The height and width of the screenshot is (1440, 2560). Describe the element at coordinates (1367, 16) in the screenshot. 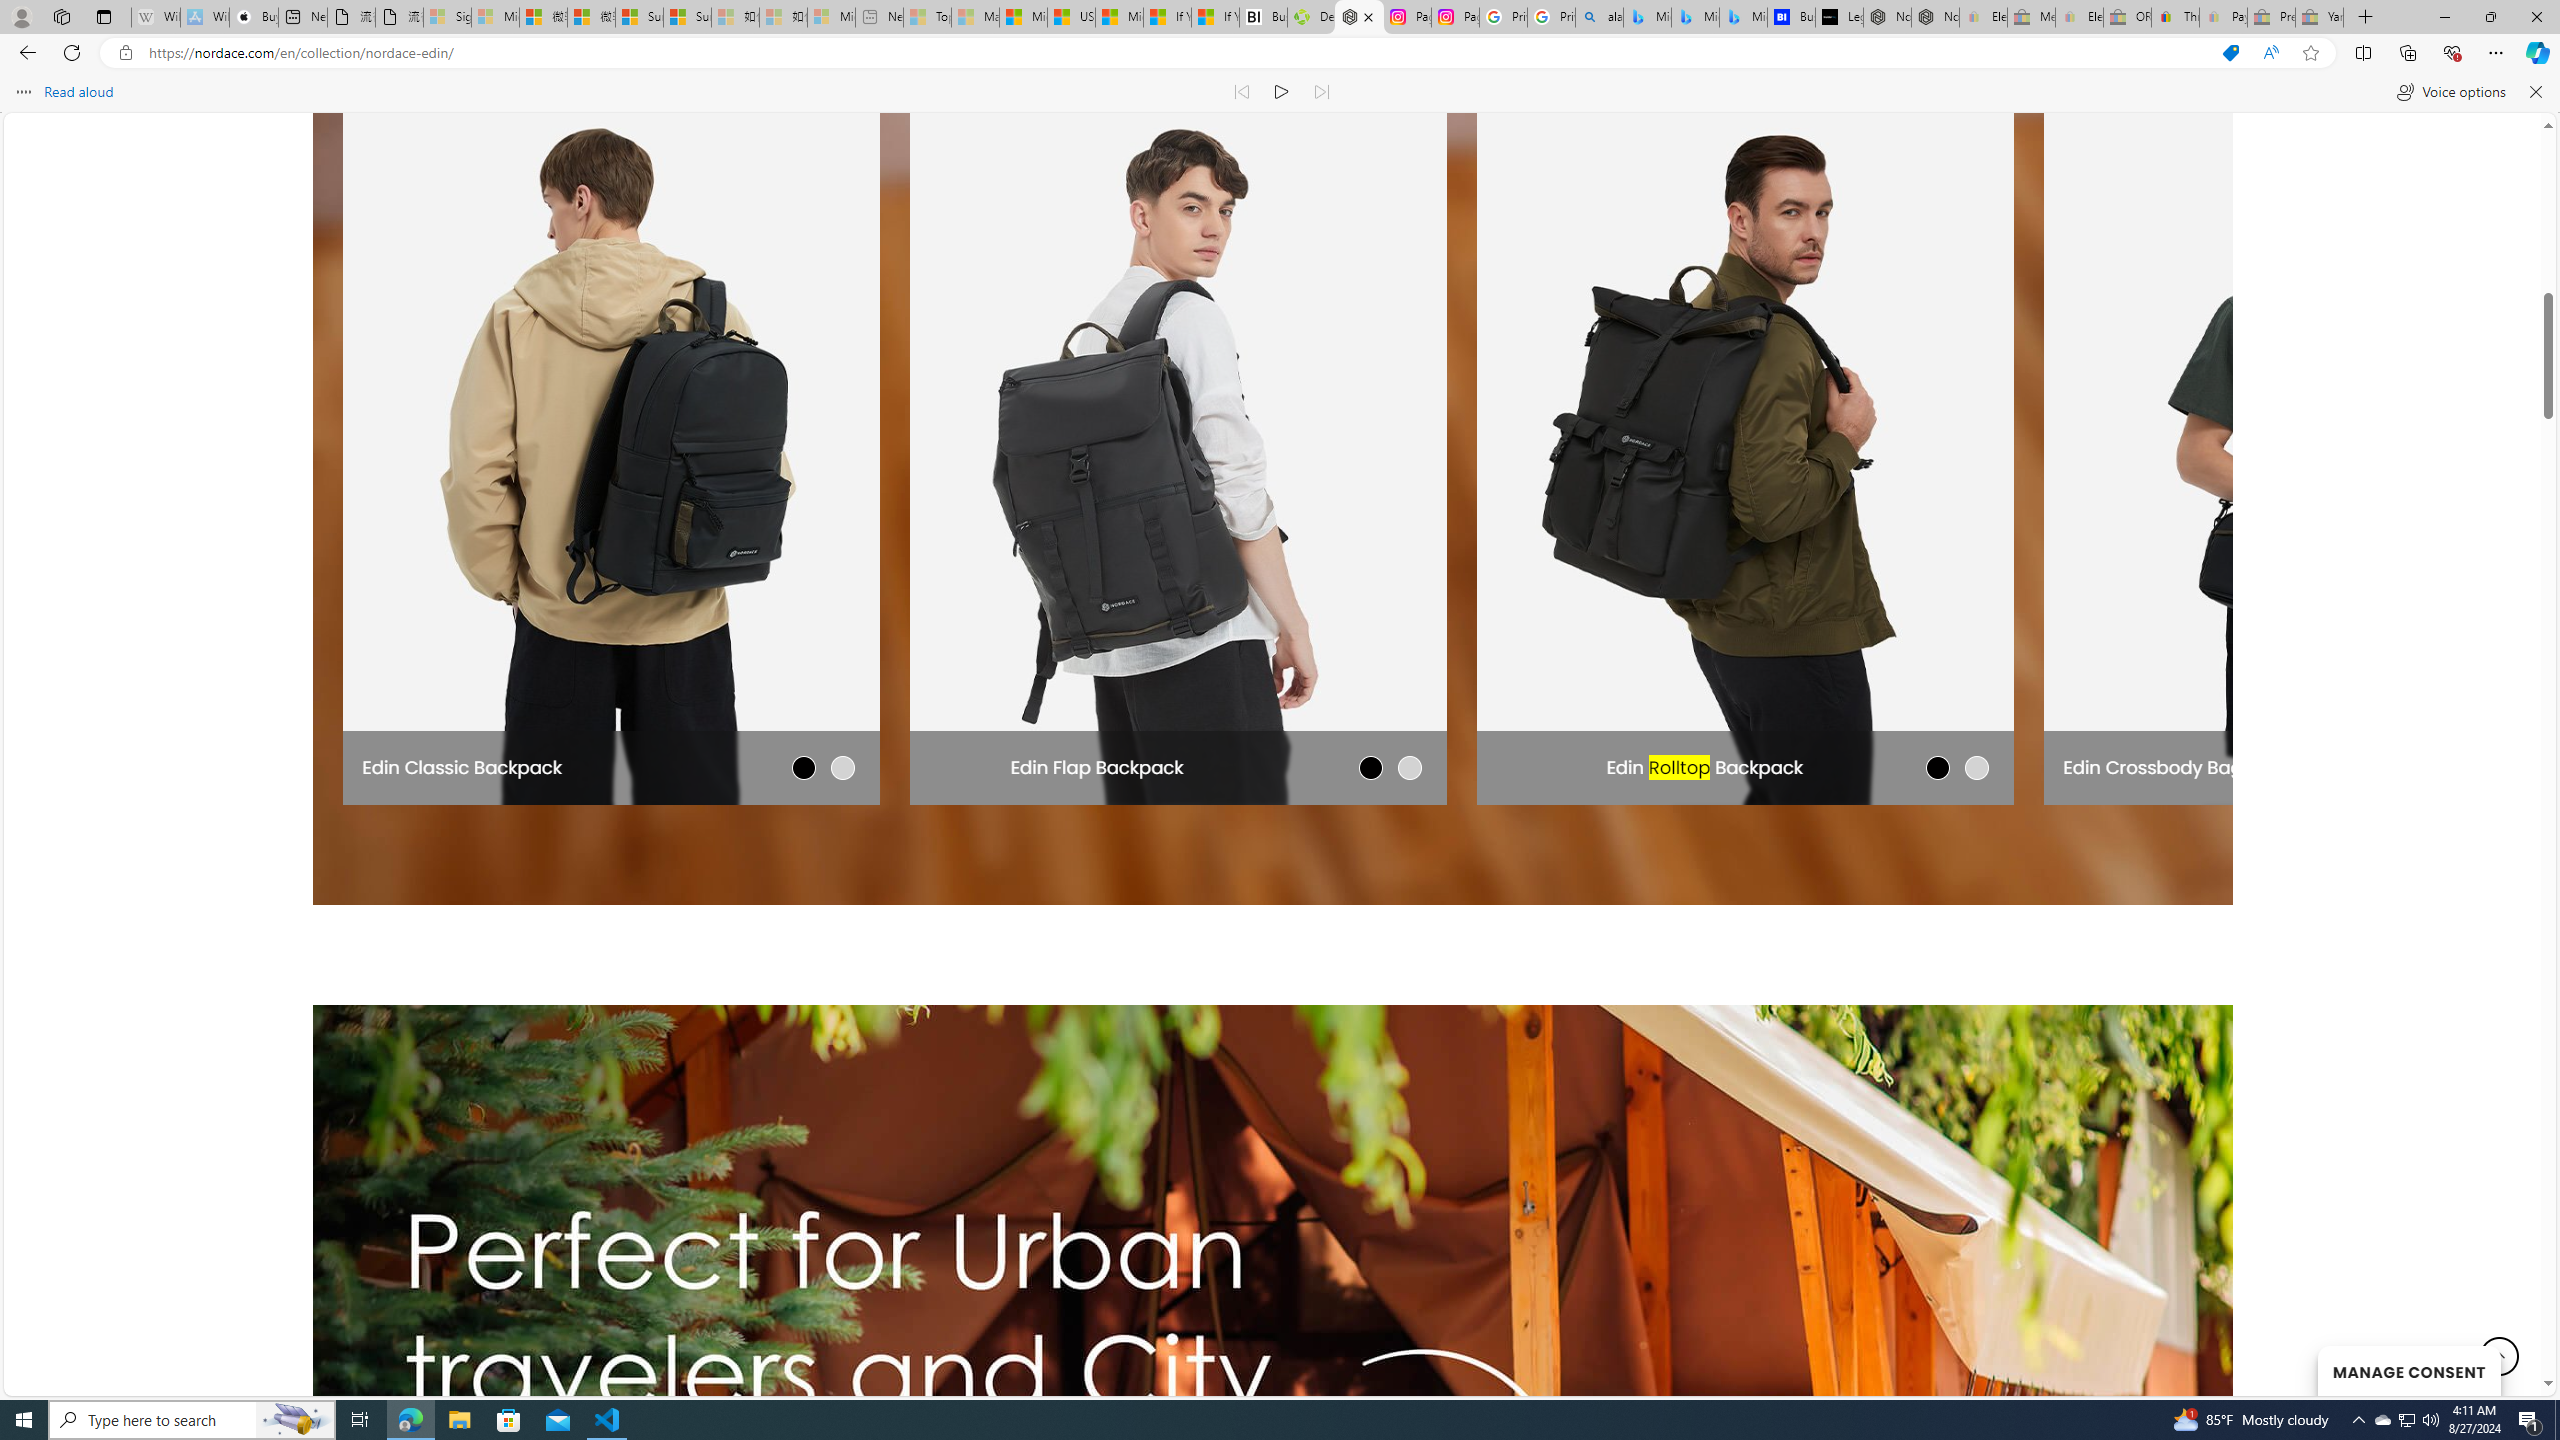

I see `'Close tab'` at that location.